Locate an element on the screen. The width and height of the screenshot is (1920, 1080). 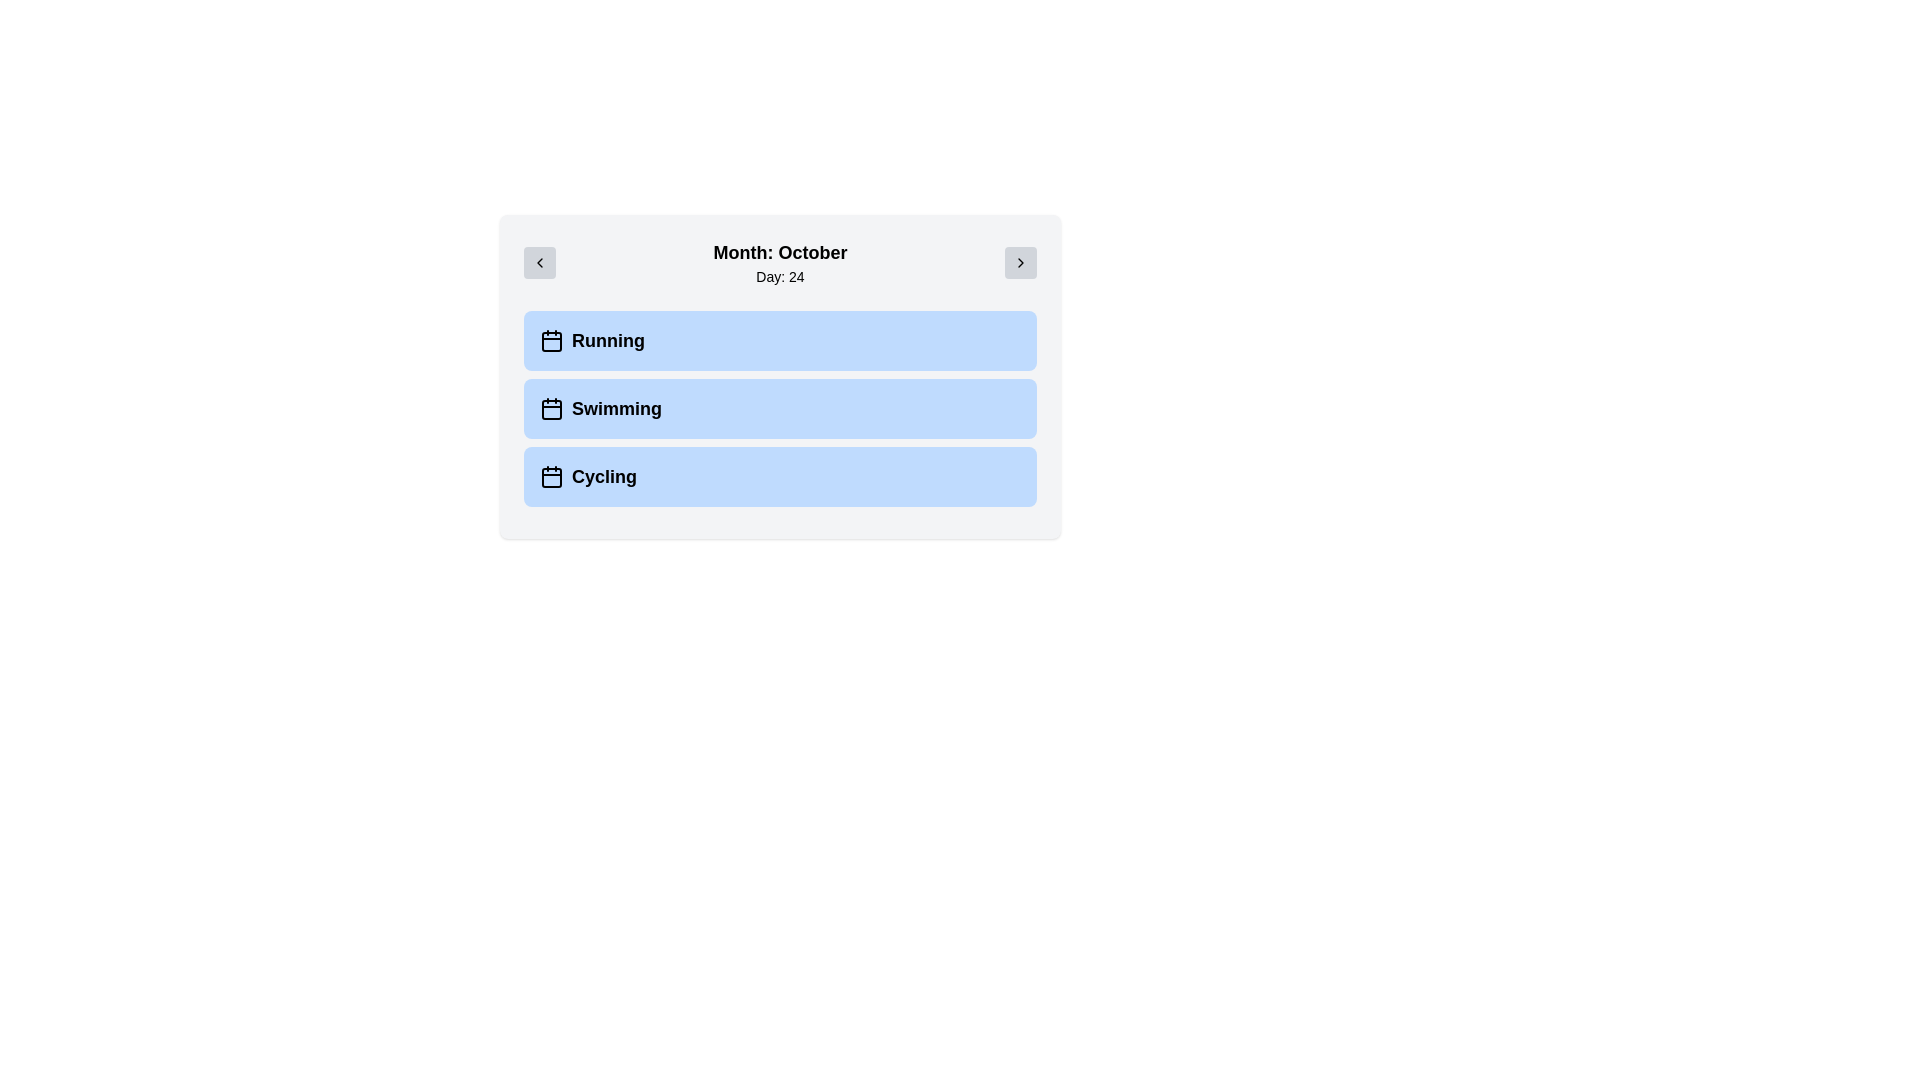
the Decorative calendar icon, which is styled with a white or transparent base color and outlined with a bold stroke, located beside the 'Swimming' text label is located at coordinates (552, 408).